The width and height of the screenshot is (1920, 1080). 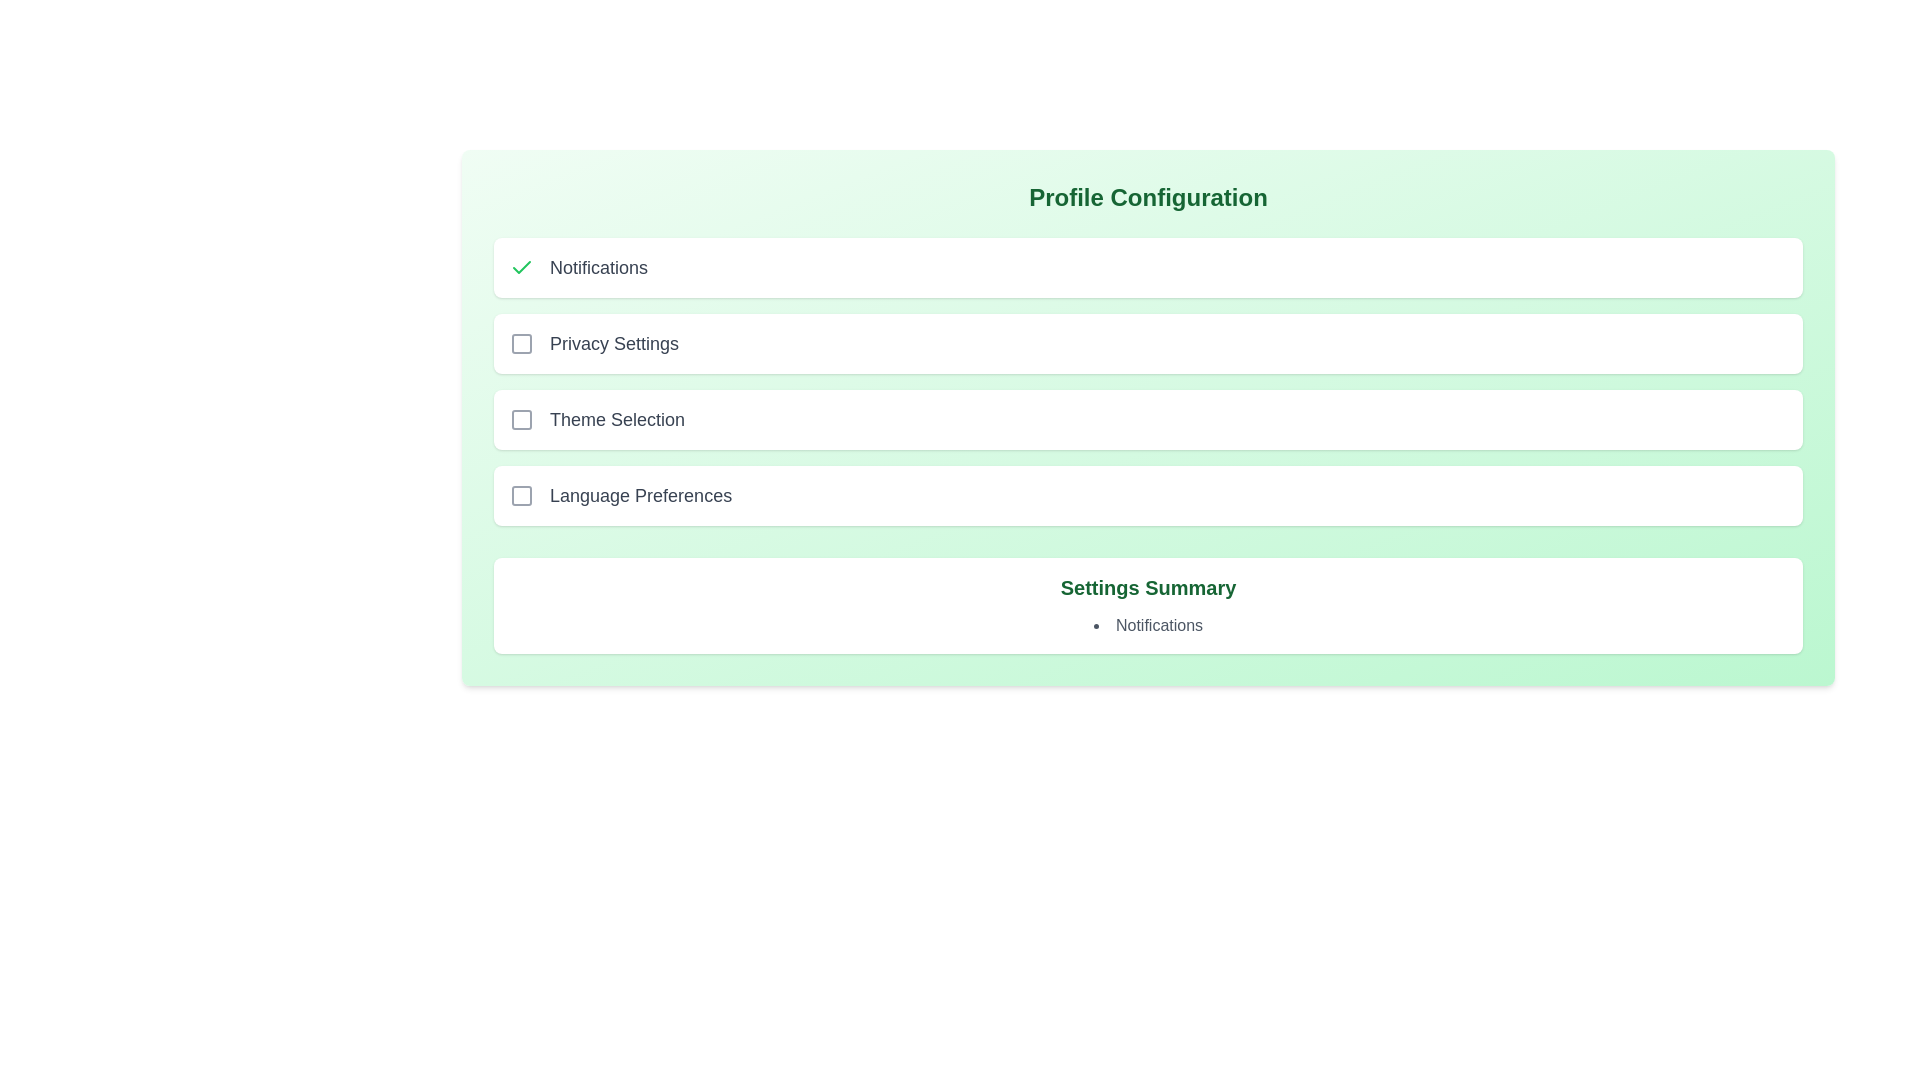 What do you see at coordinates (1148, 624) in the screenshot?
I see `the list item styled with a bullet point and the text 'Notifications' located in the 'Settings Summary' section` at bounding box center [1148, 624].